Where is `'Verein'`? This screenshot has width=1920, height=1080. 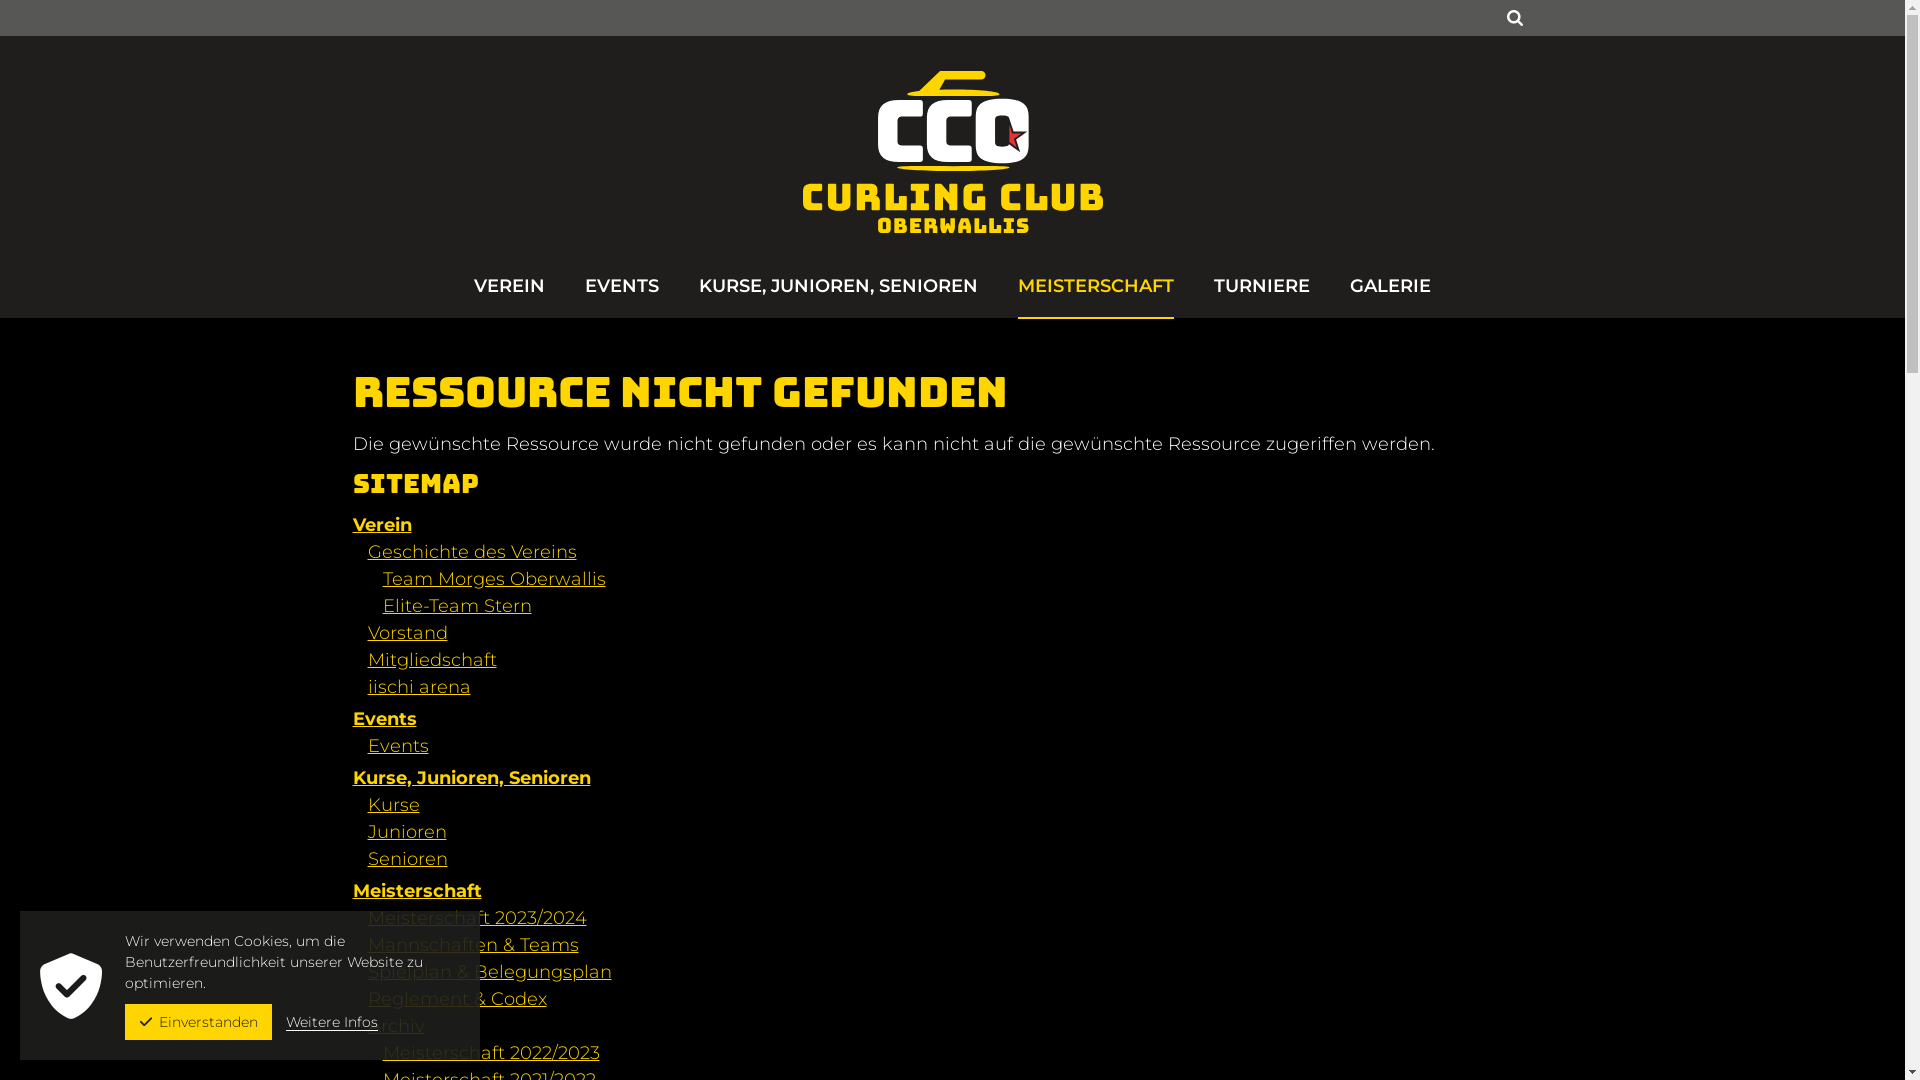 'Verein' is located at coordinates (381, 523).